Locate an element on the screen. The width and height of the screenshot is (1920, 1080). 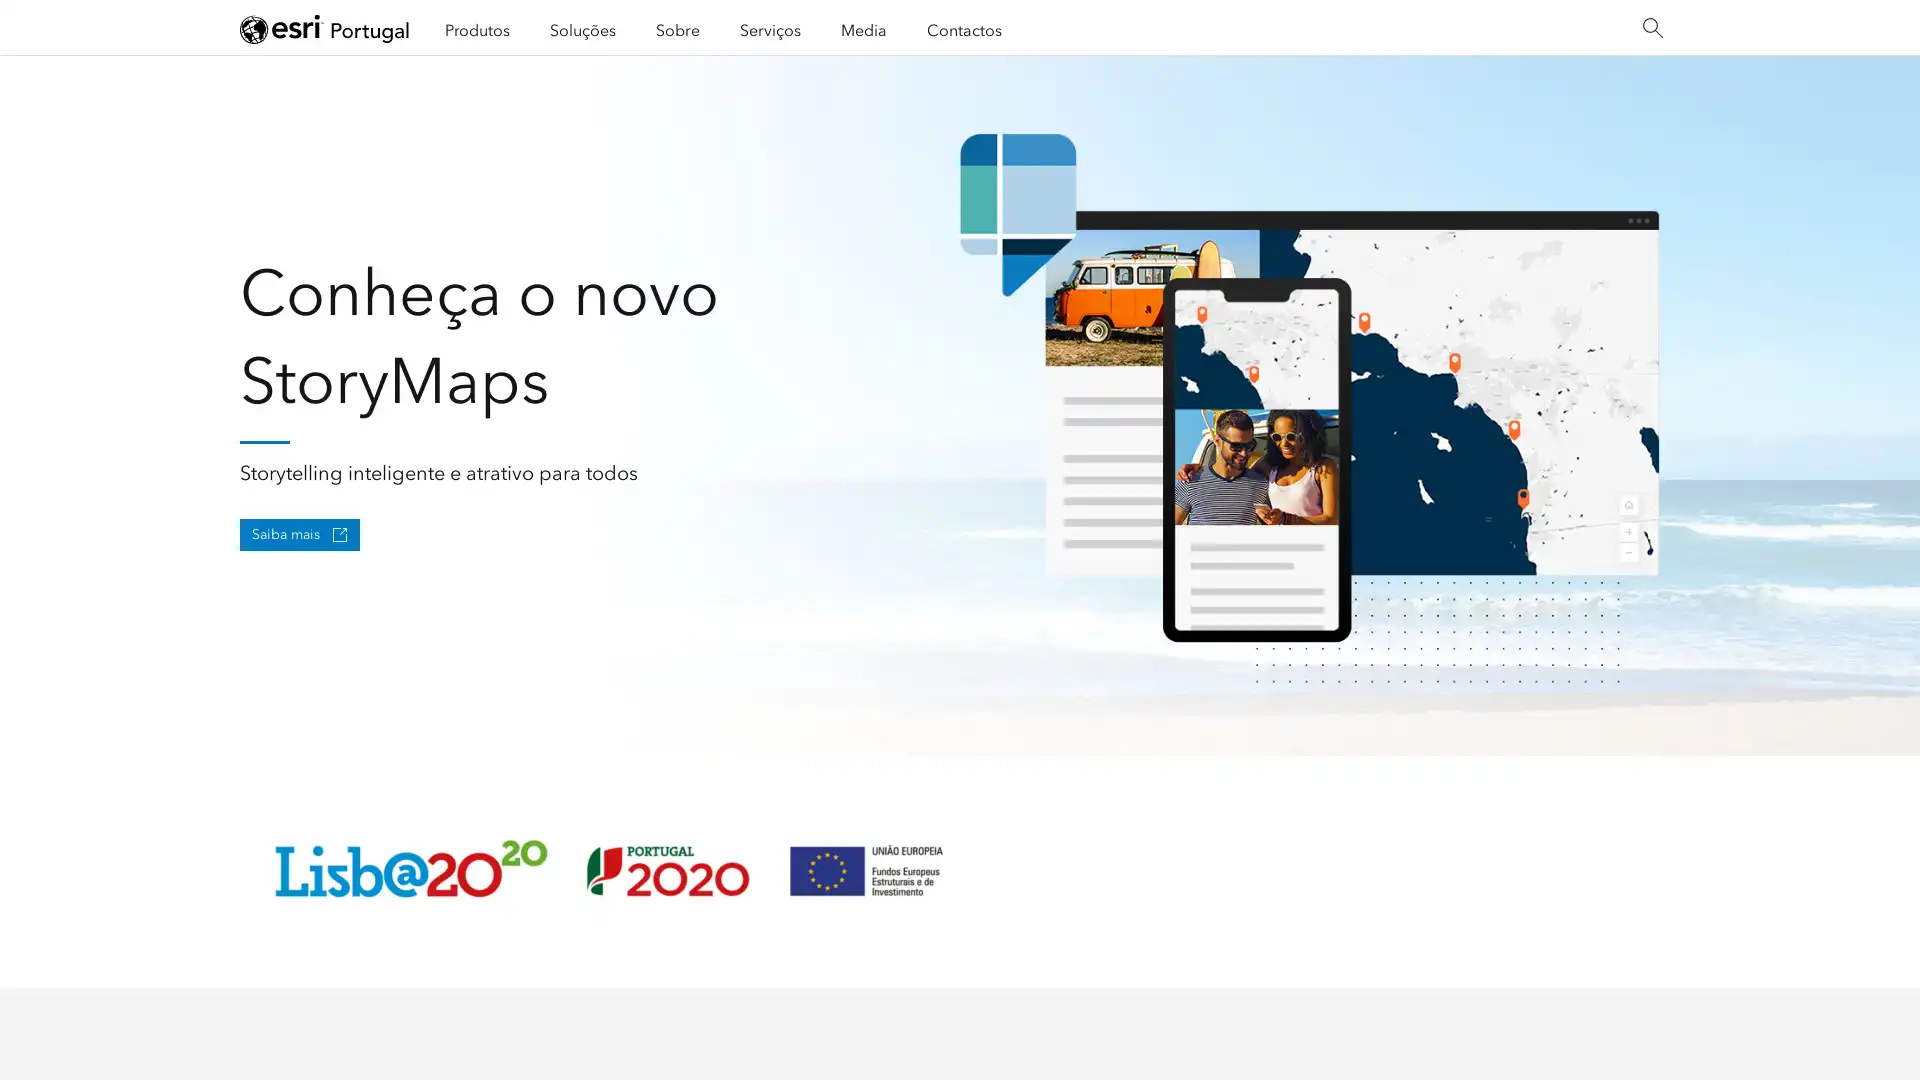
Search is located at coordinates (1652, 27).